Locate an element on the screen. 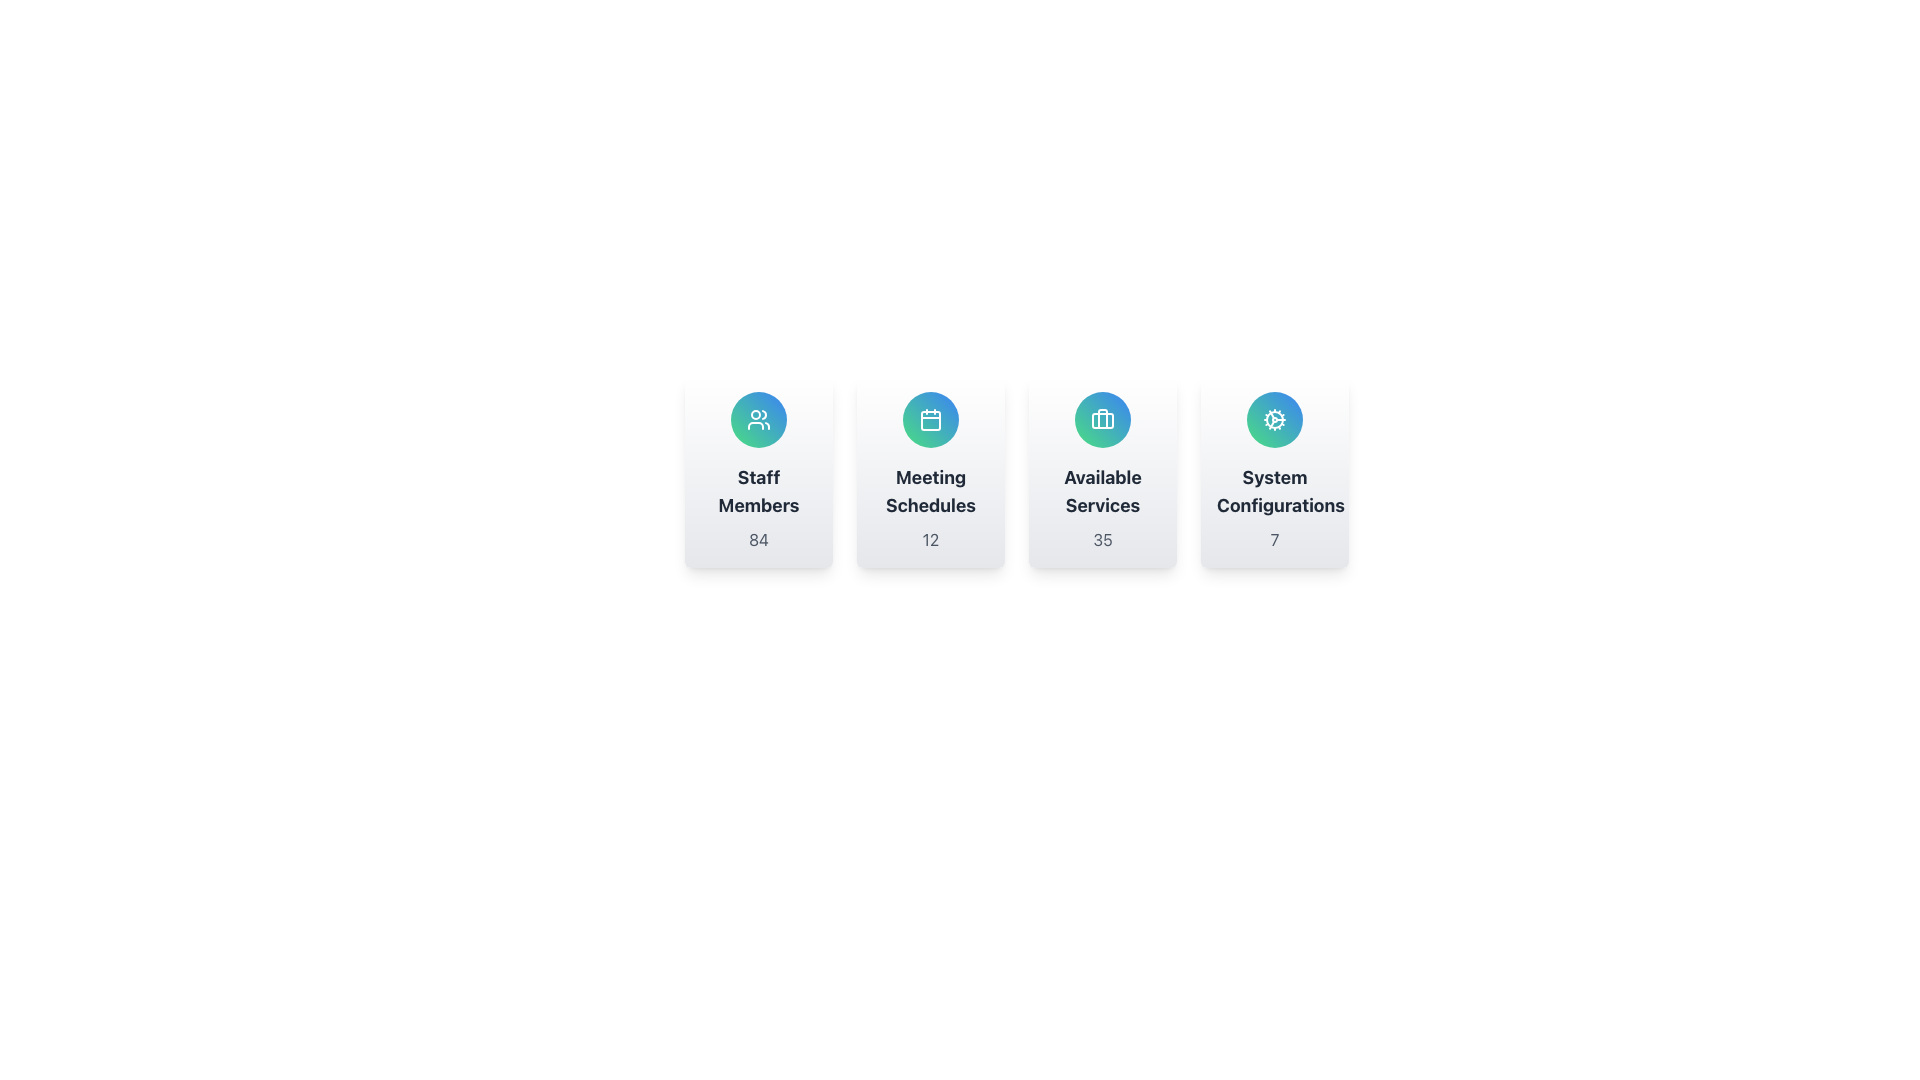 This screenshot has height=1080, width=1920. text 'Staff Members' displayed in bold, black font at the top-middle of the card, which is above the number '84' and below an icon is located at coordinates (757, 492).